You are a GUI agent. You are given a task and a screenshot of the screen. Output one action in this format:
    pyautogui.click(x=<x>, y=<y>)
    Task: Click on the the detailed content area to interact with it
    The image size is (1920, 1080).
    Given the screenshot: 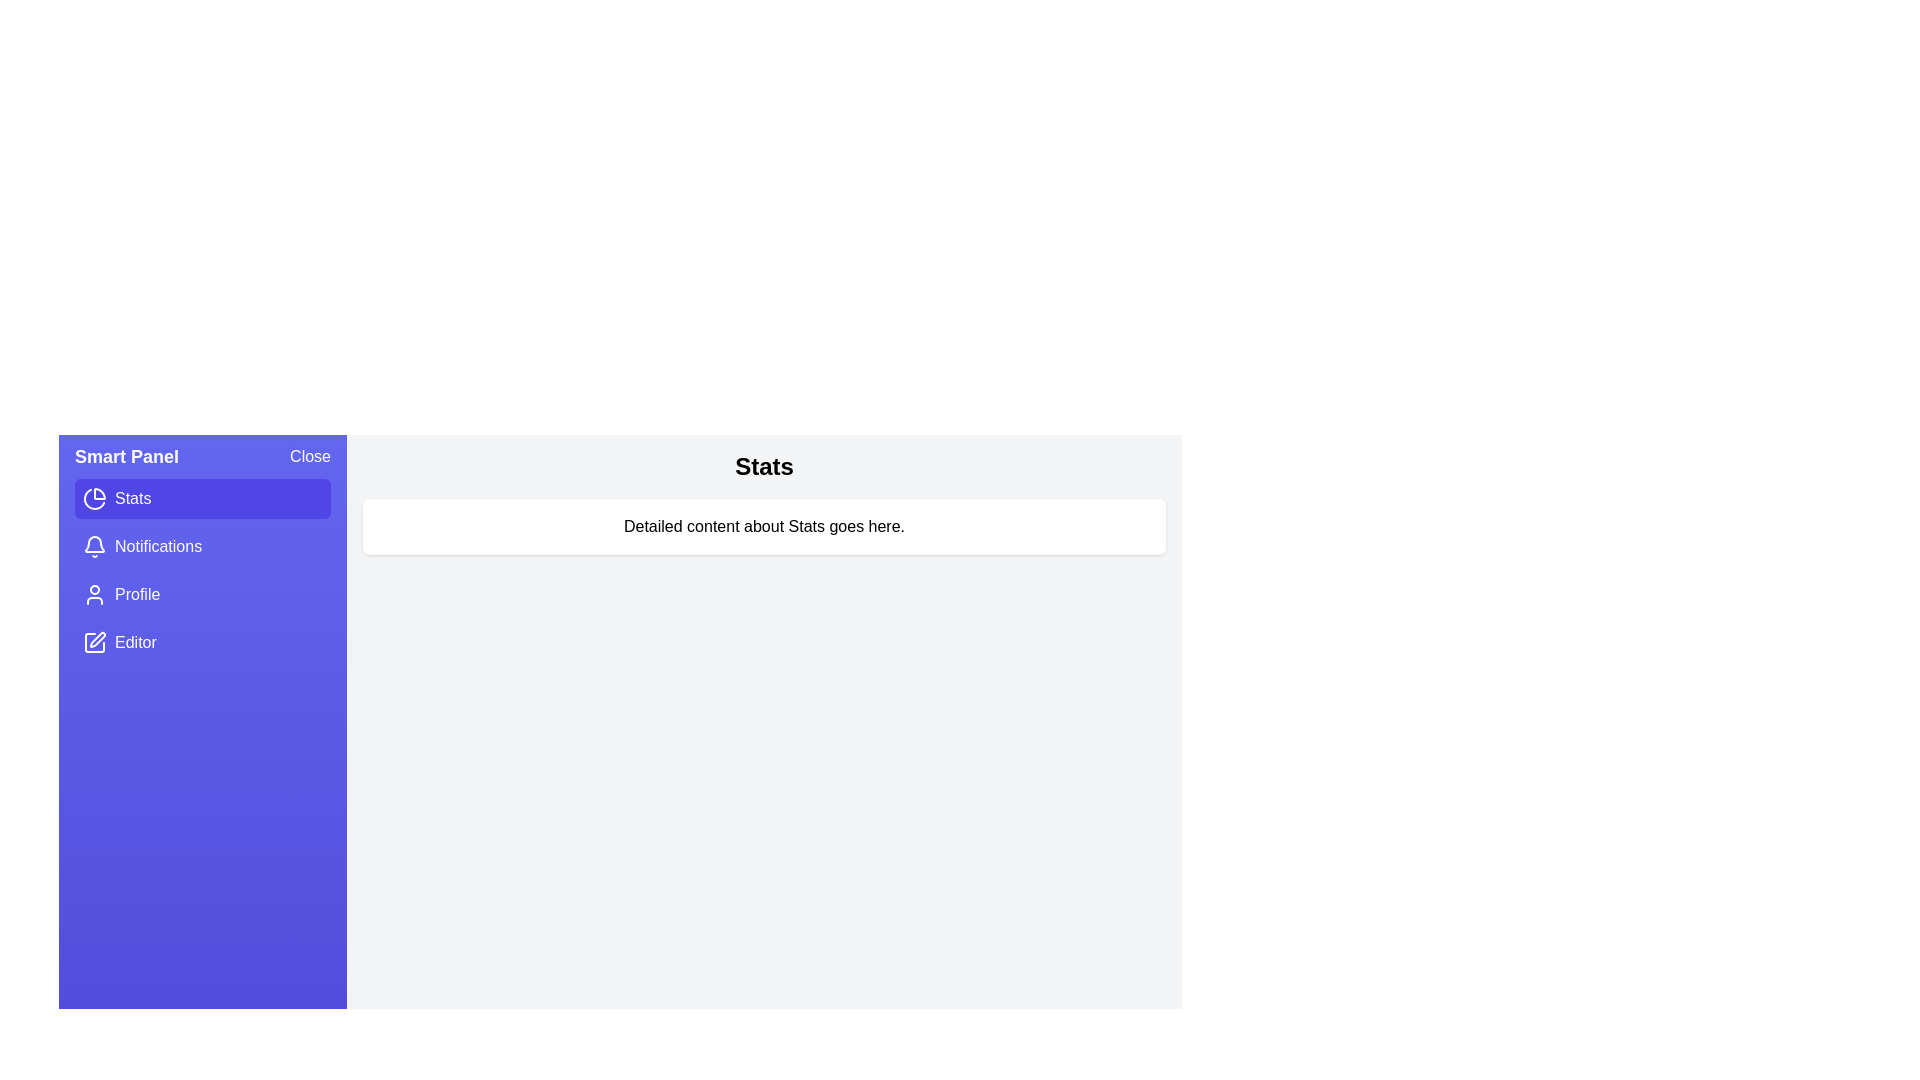 What is the action you would take?
    pyautogui.click(x=763, y=526)
    